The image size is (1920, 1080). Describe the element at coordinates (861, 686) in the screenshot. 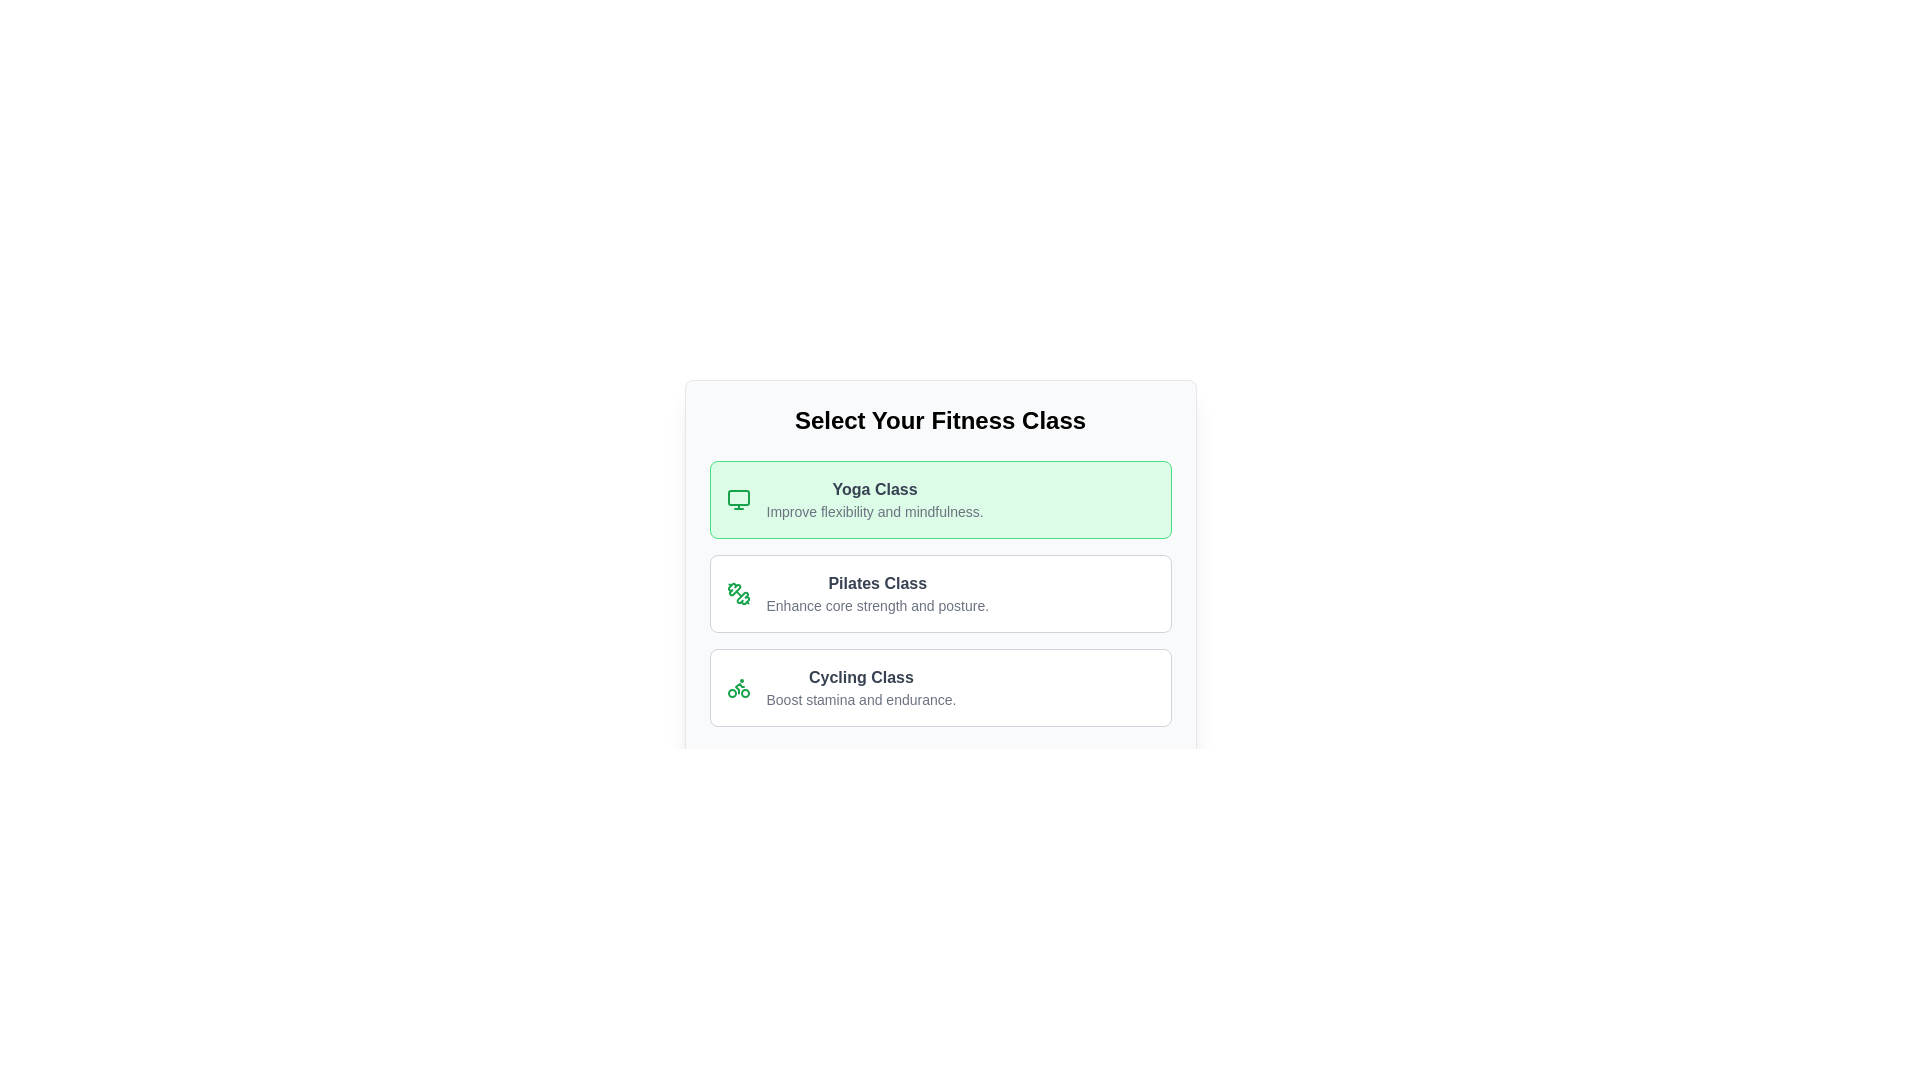

I see `the third and last item in the vertical list of fitness class options, which provides information about the class title and description, located beneath the 'Pilates Class' option` at that location.